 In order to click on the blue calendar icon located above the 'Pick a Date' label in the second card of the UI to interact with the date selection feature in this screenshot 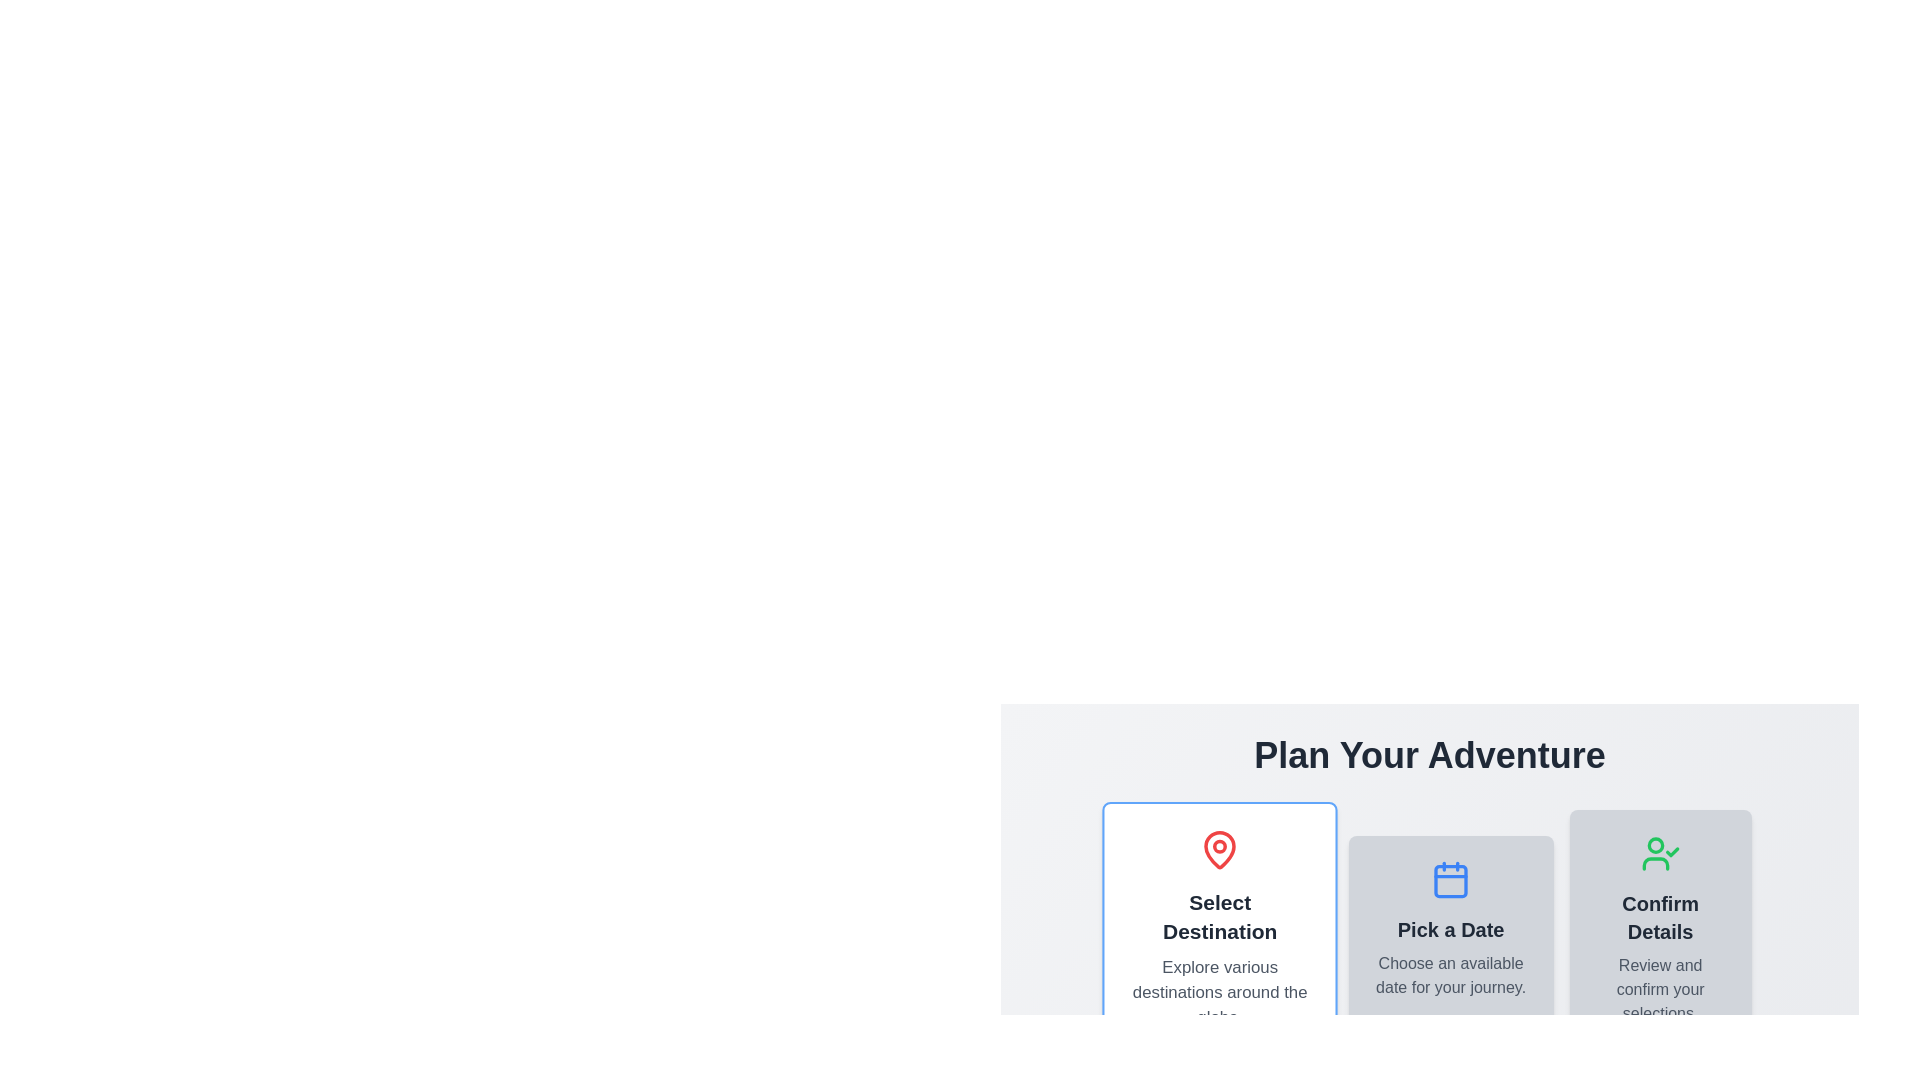, I will do `click(1451, 878)`.